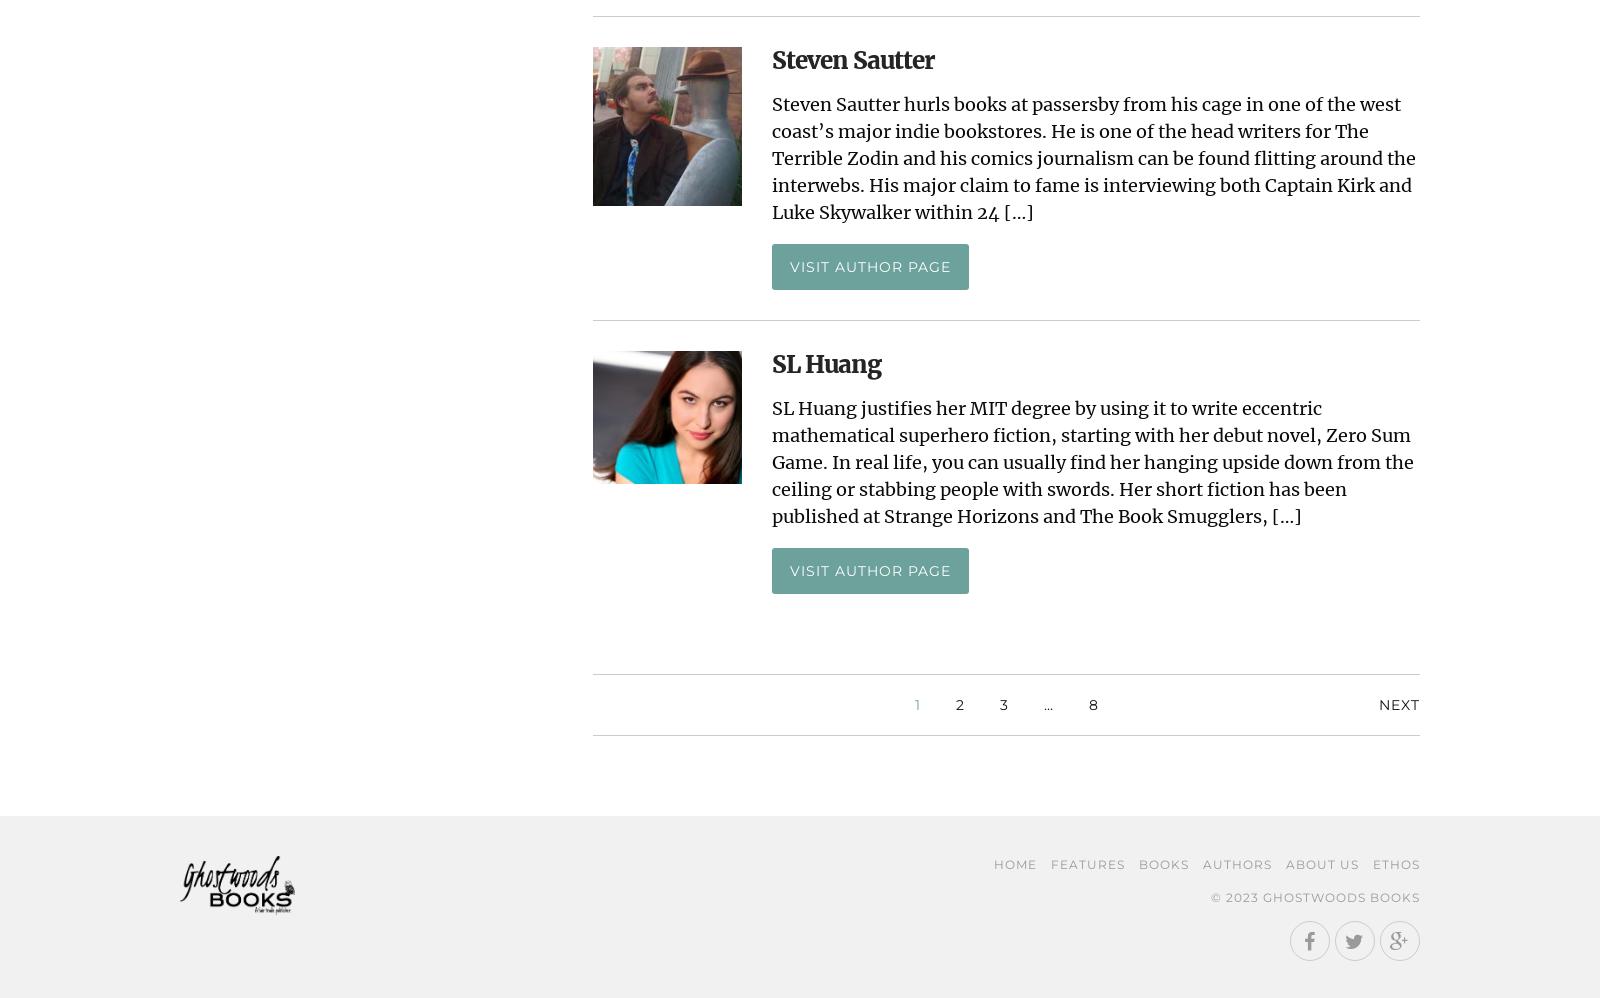  Describe the element at coordinates (1164, 863) in the screenshot. I see `'Books'` at that location.